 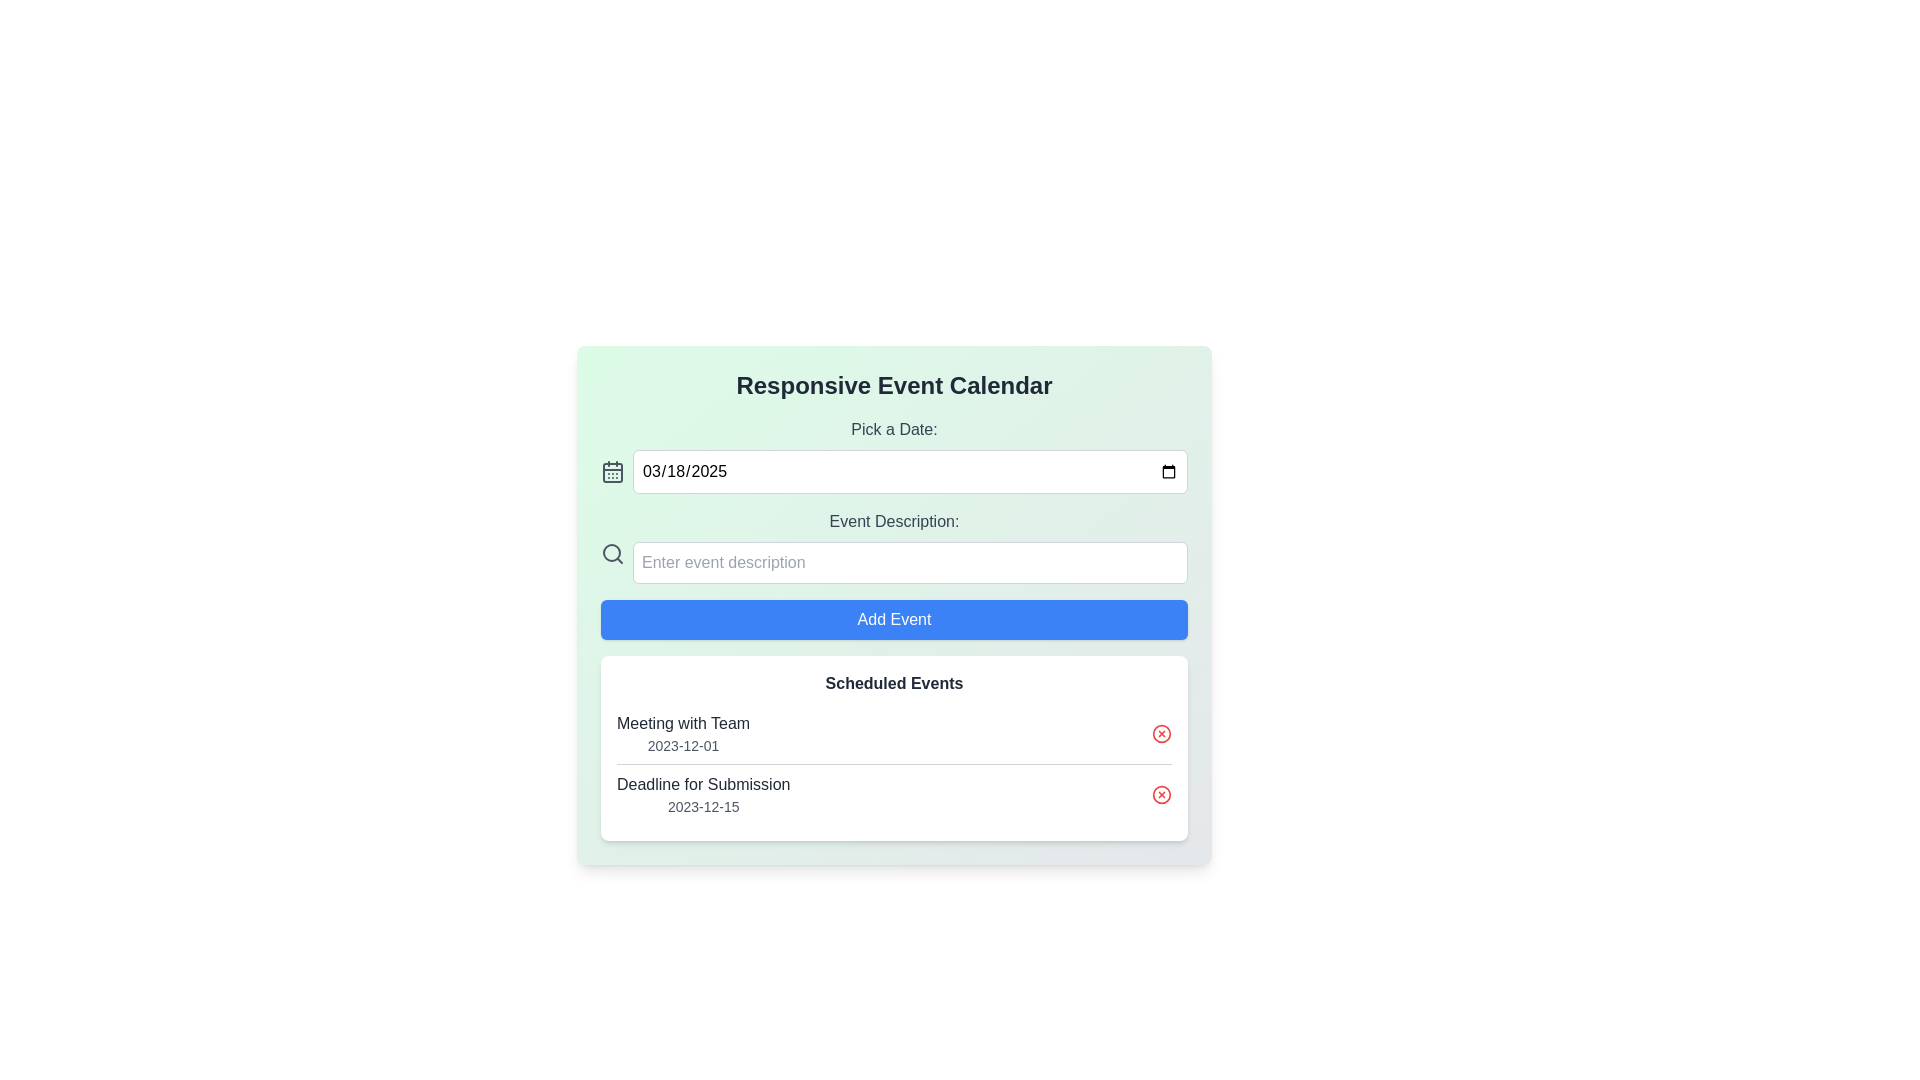 I want to click on the list of scheduled events located in the 'Scheduled Events' section of the interface, positioned below the 'Add Event' button, so click(x=893, y=764).